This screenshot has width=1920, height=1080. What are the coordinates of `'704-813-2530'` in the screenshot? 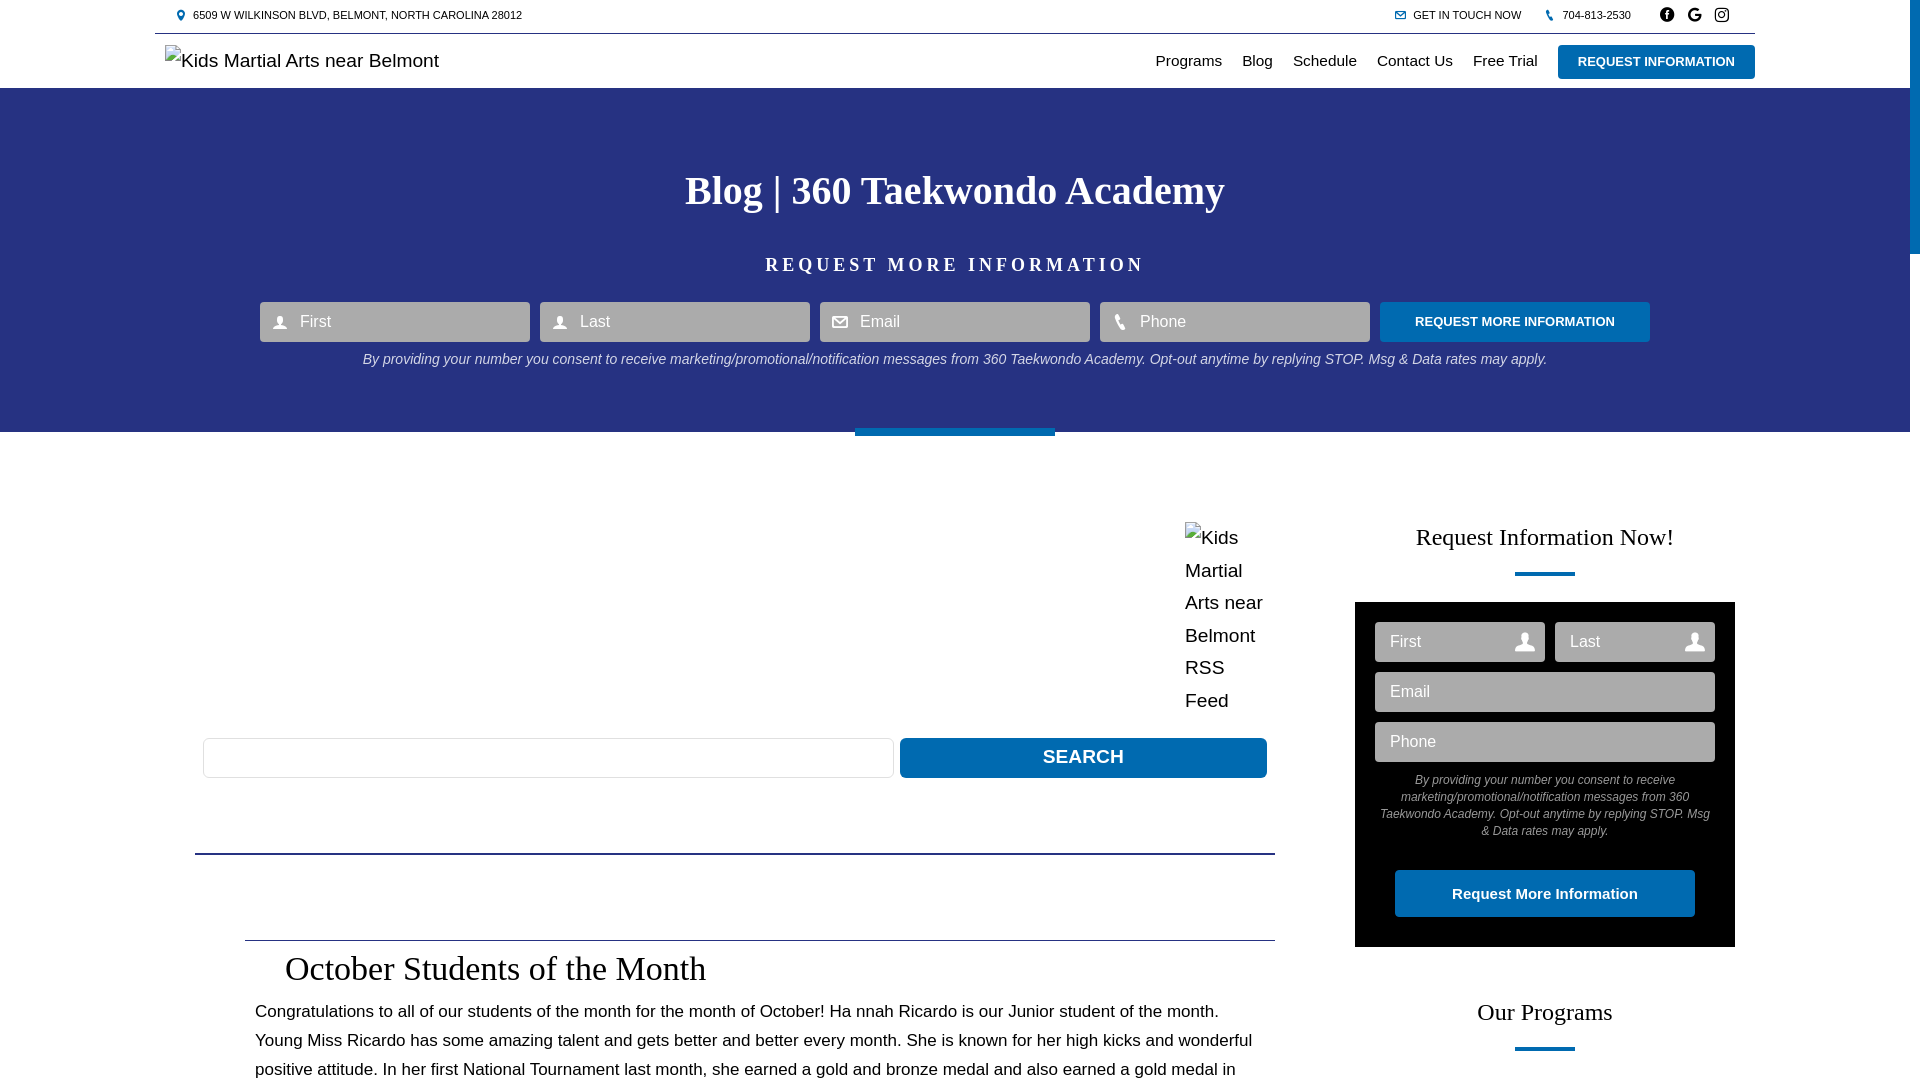 It's located at (1543, 15).